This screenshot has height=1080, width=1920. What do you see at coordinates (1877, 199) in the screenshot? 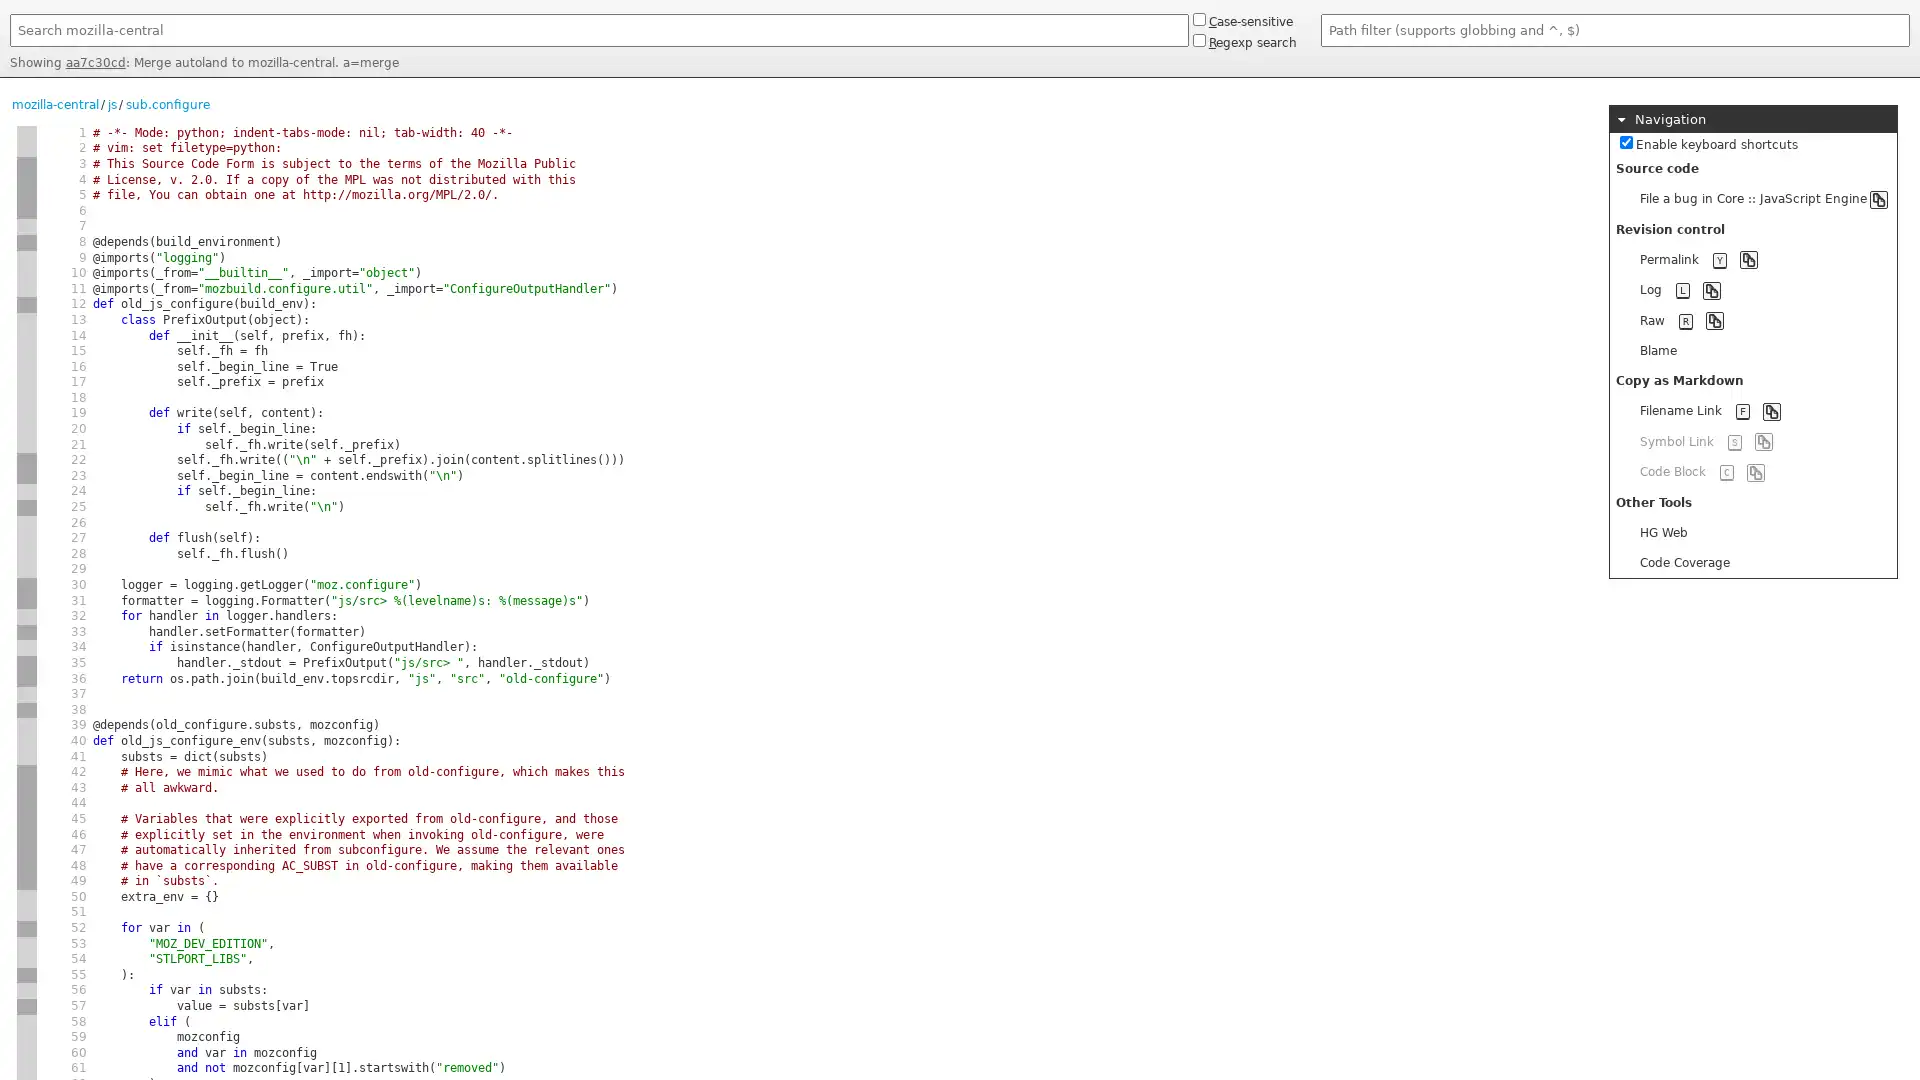
I see `Copy to clipboard` at bounding box center [1877, 199].